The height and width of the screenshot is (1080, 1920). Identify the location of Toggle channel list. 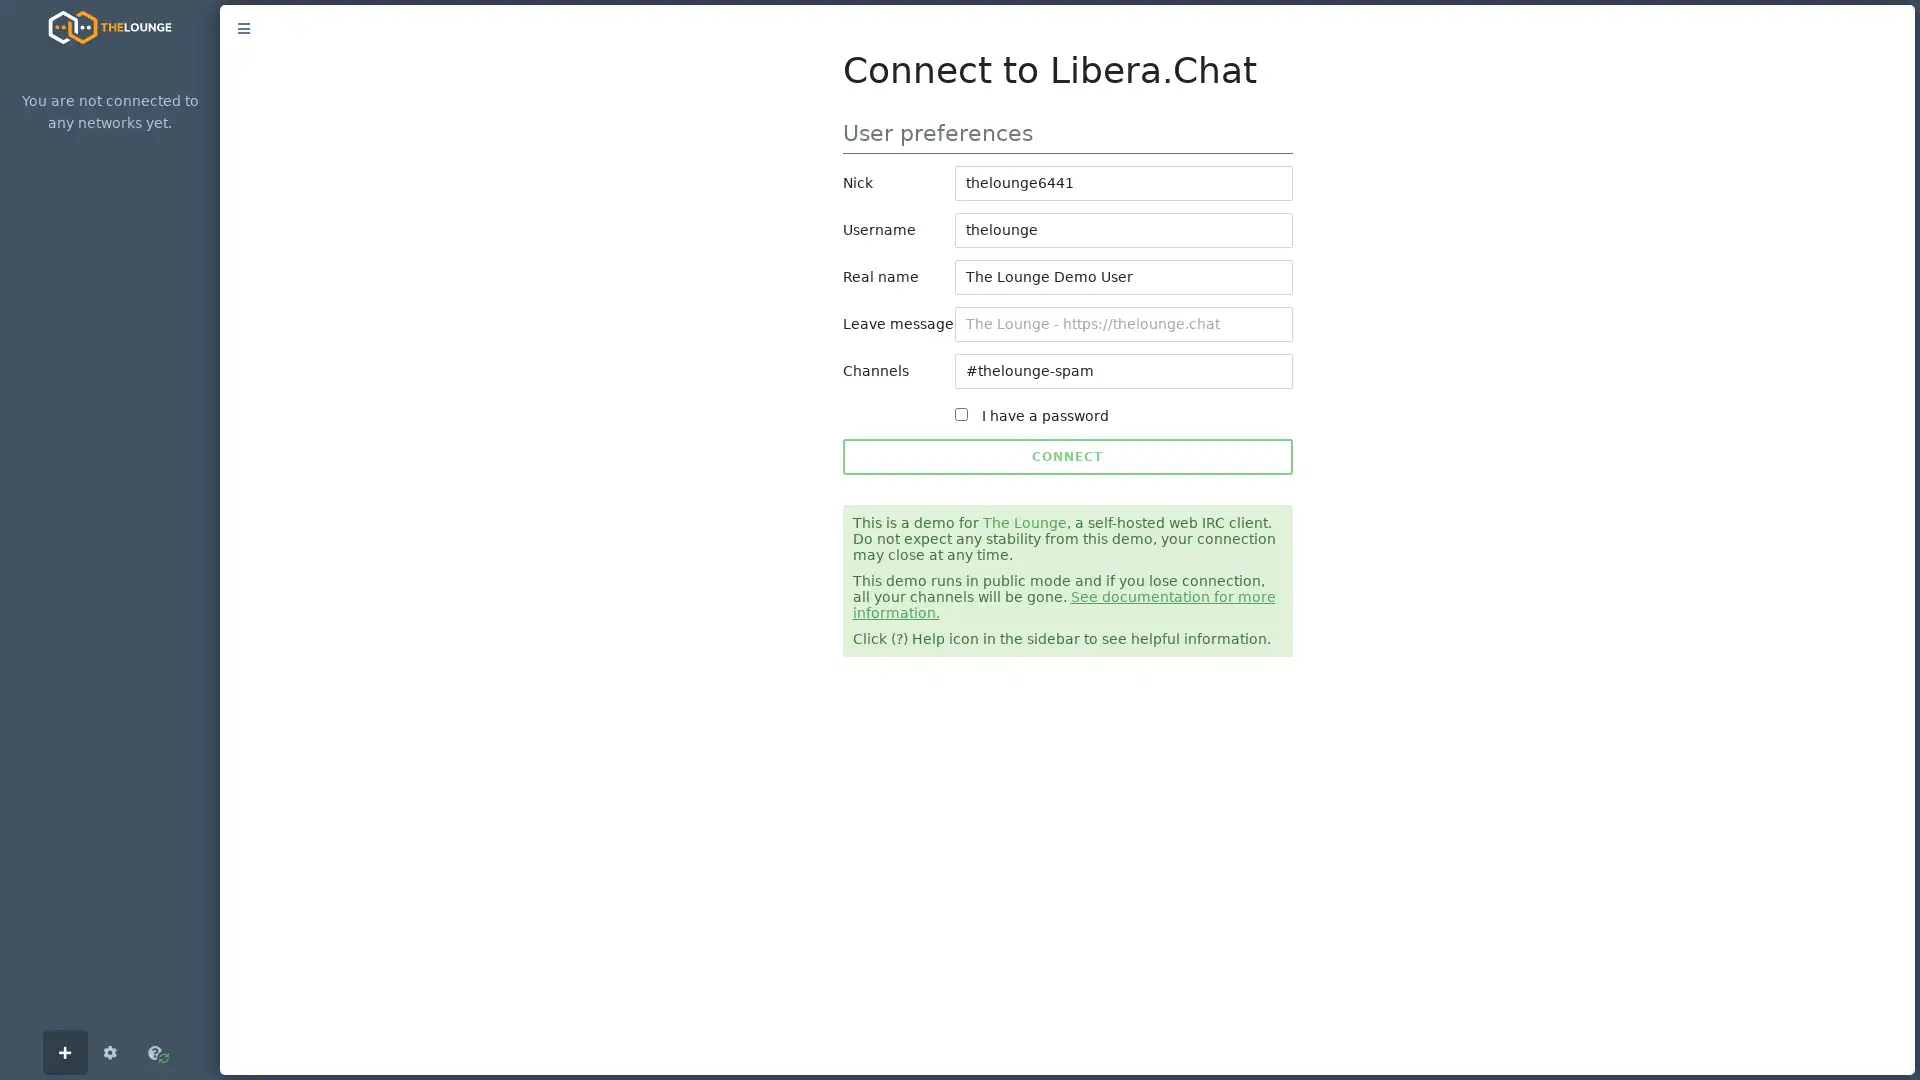
(243, 29).